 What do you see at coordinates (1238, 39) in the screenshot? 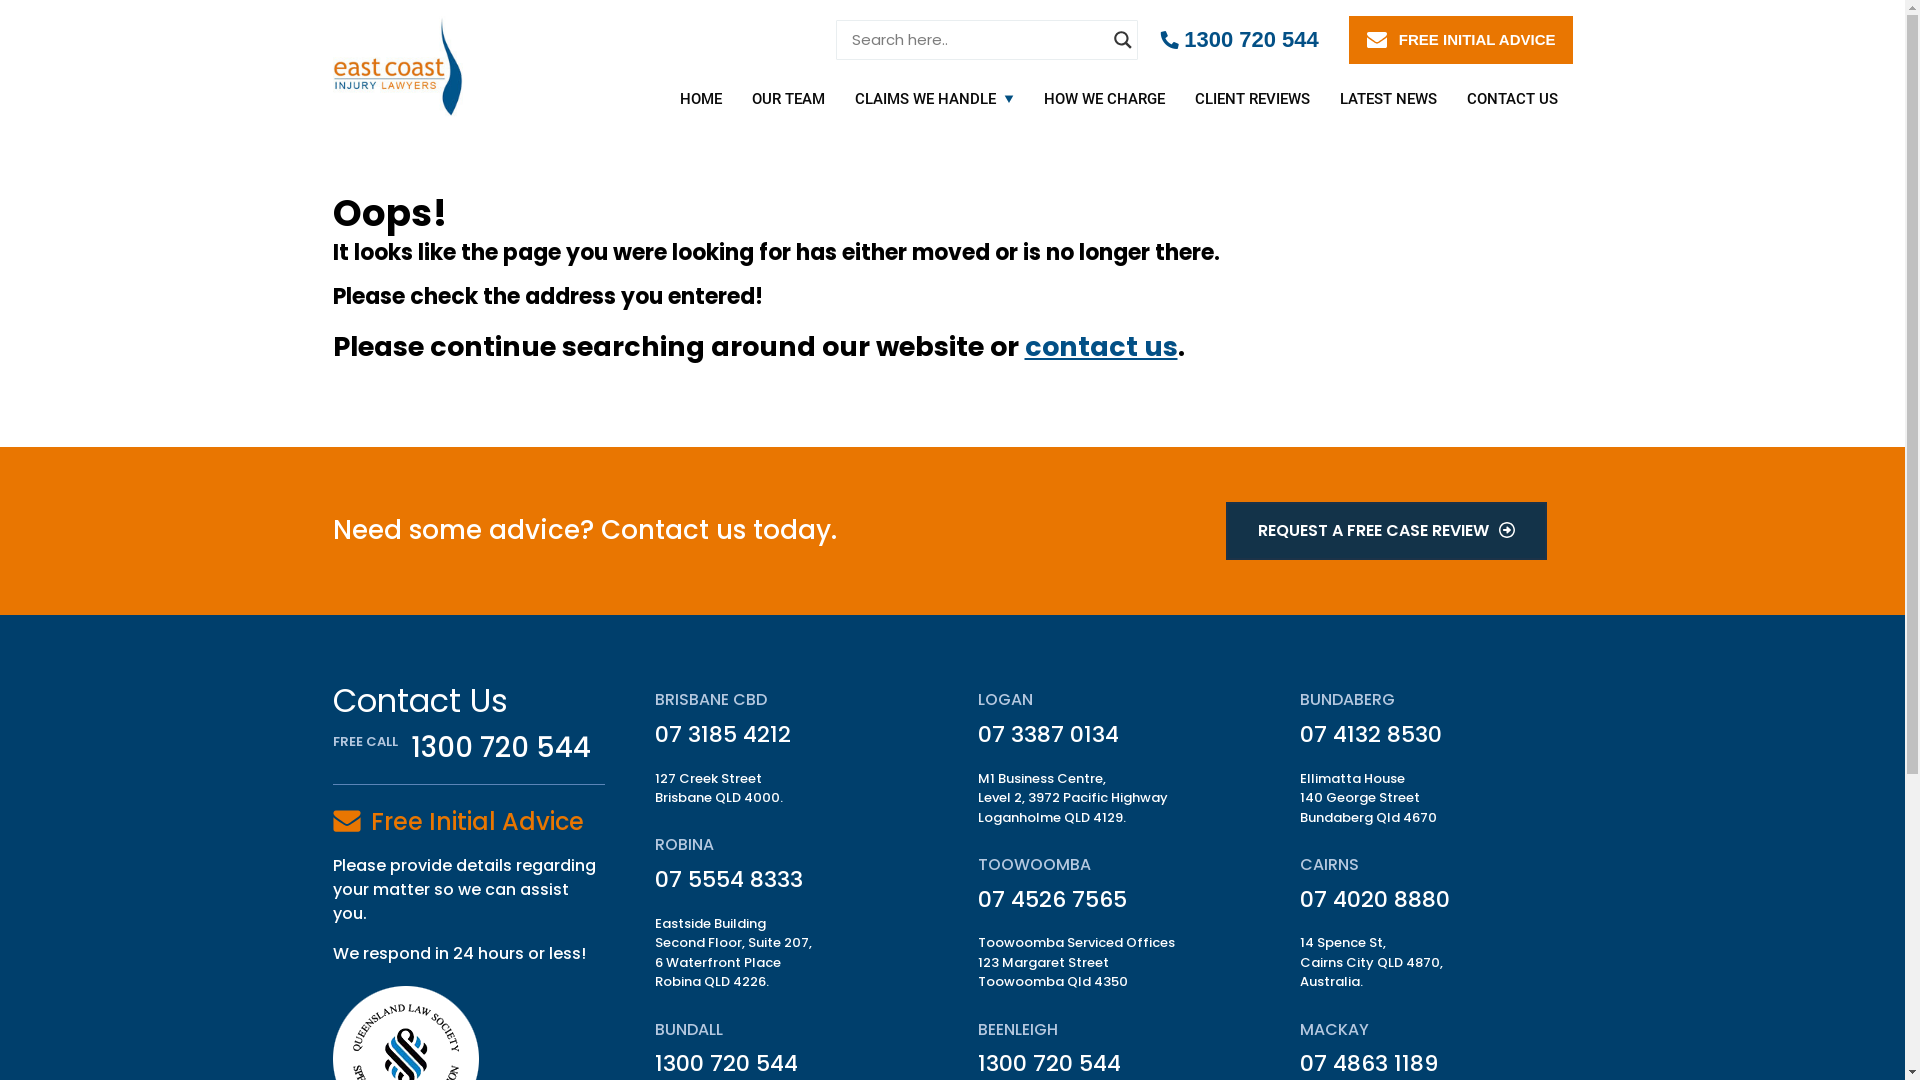
I see `'1300 720 544'` at bounding box center [1238, 39].